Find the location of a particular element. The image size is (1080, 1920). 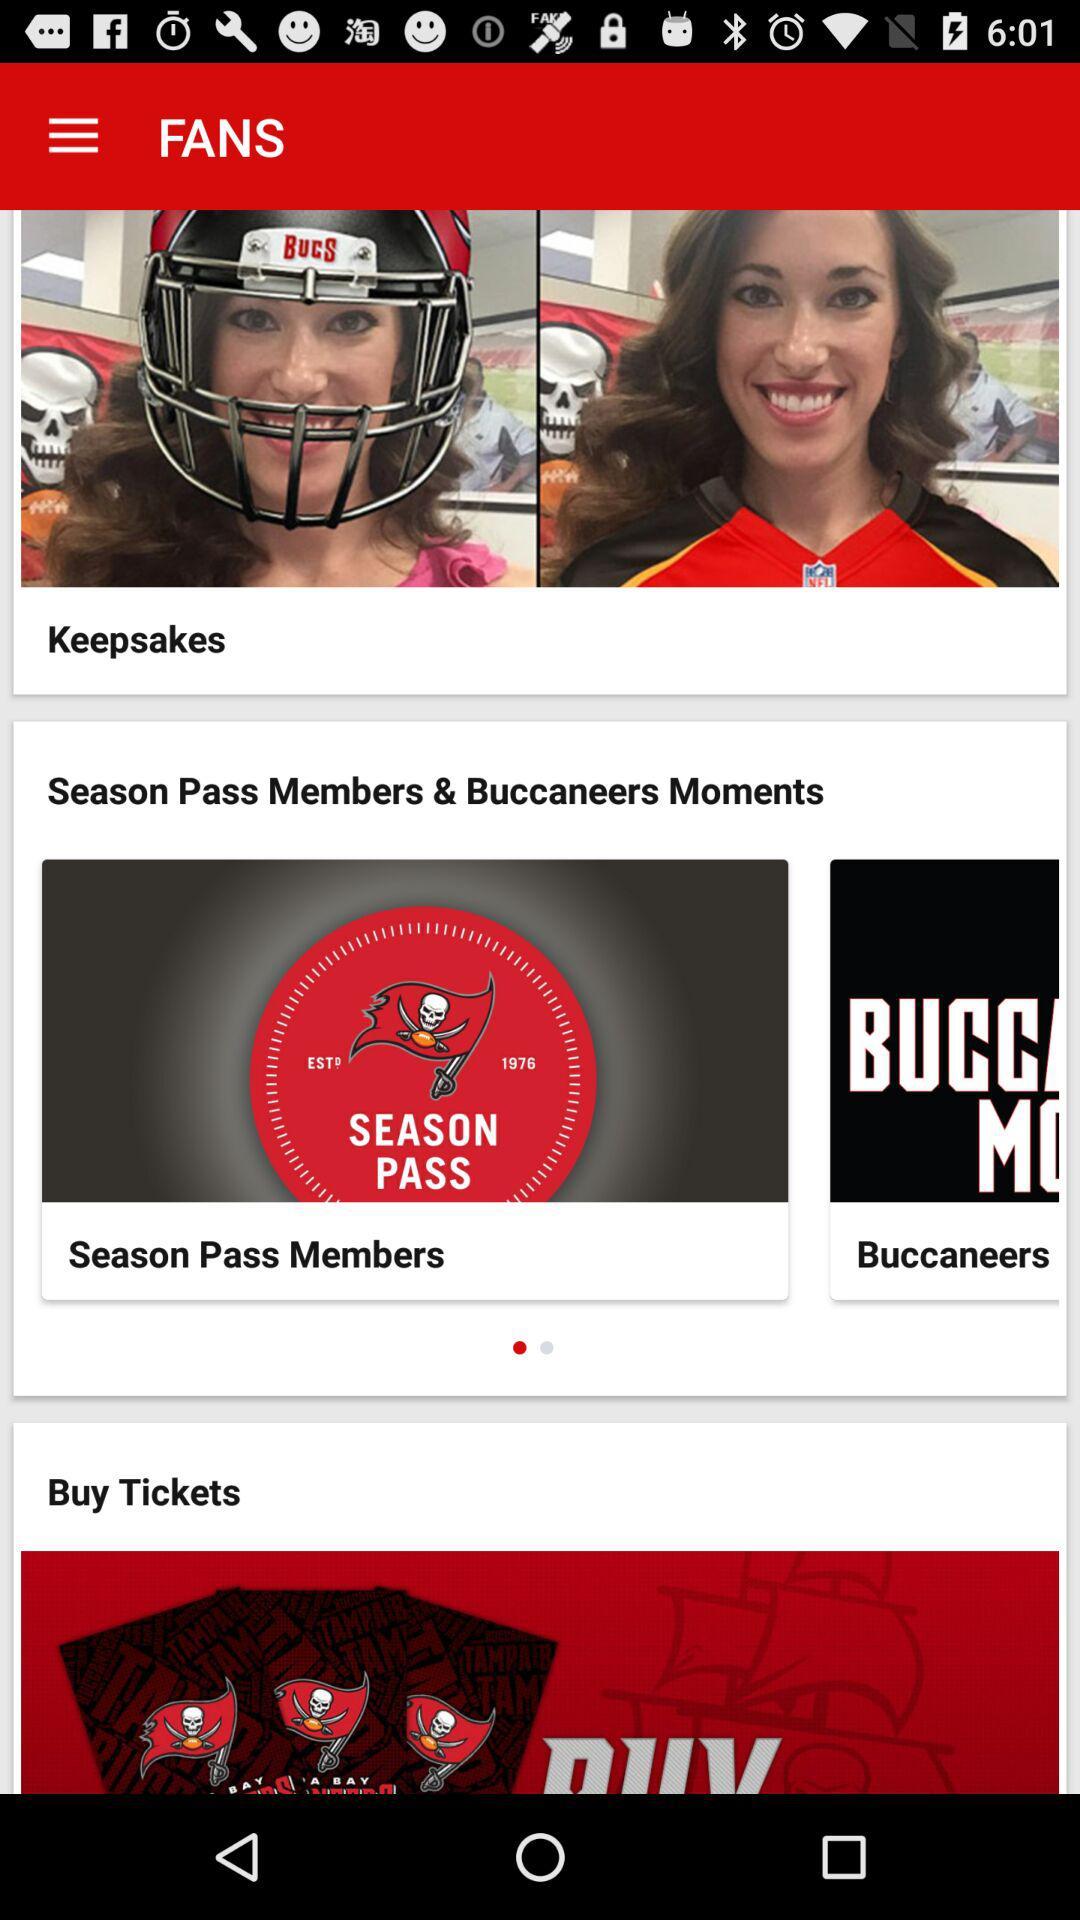

item to the left of the fans is located at coordinates (72, 135).